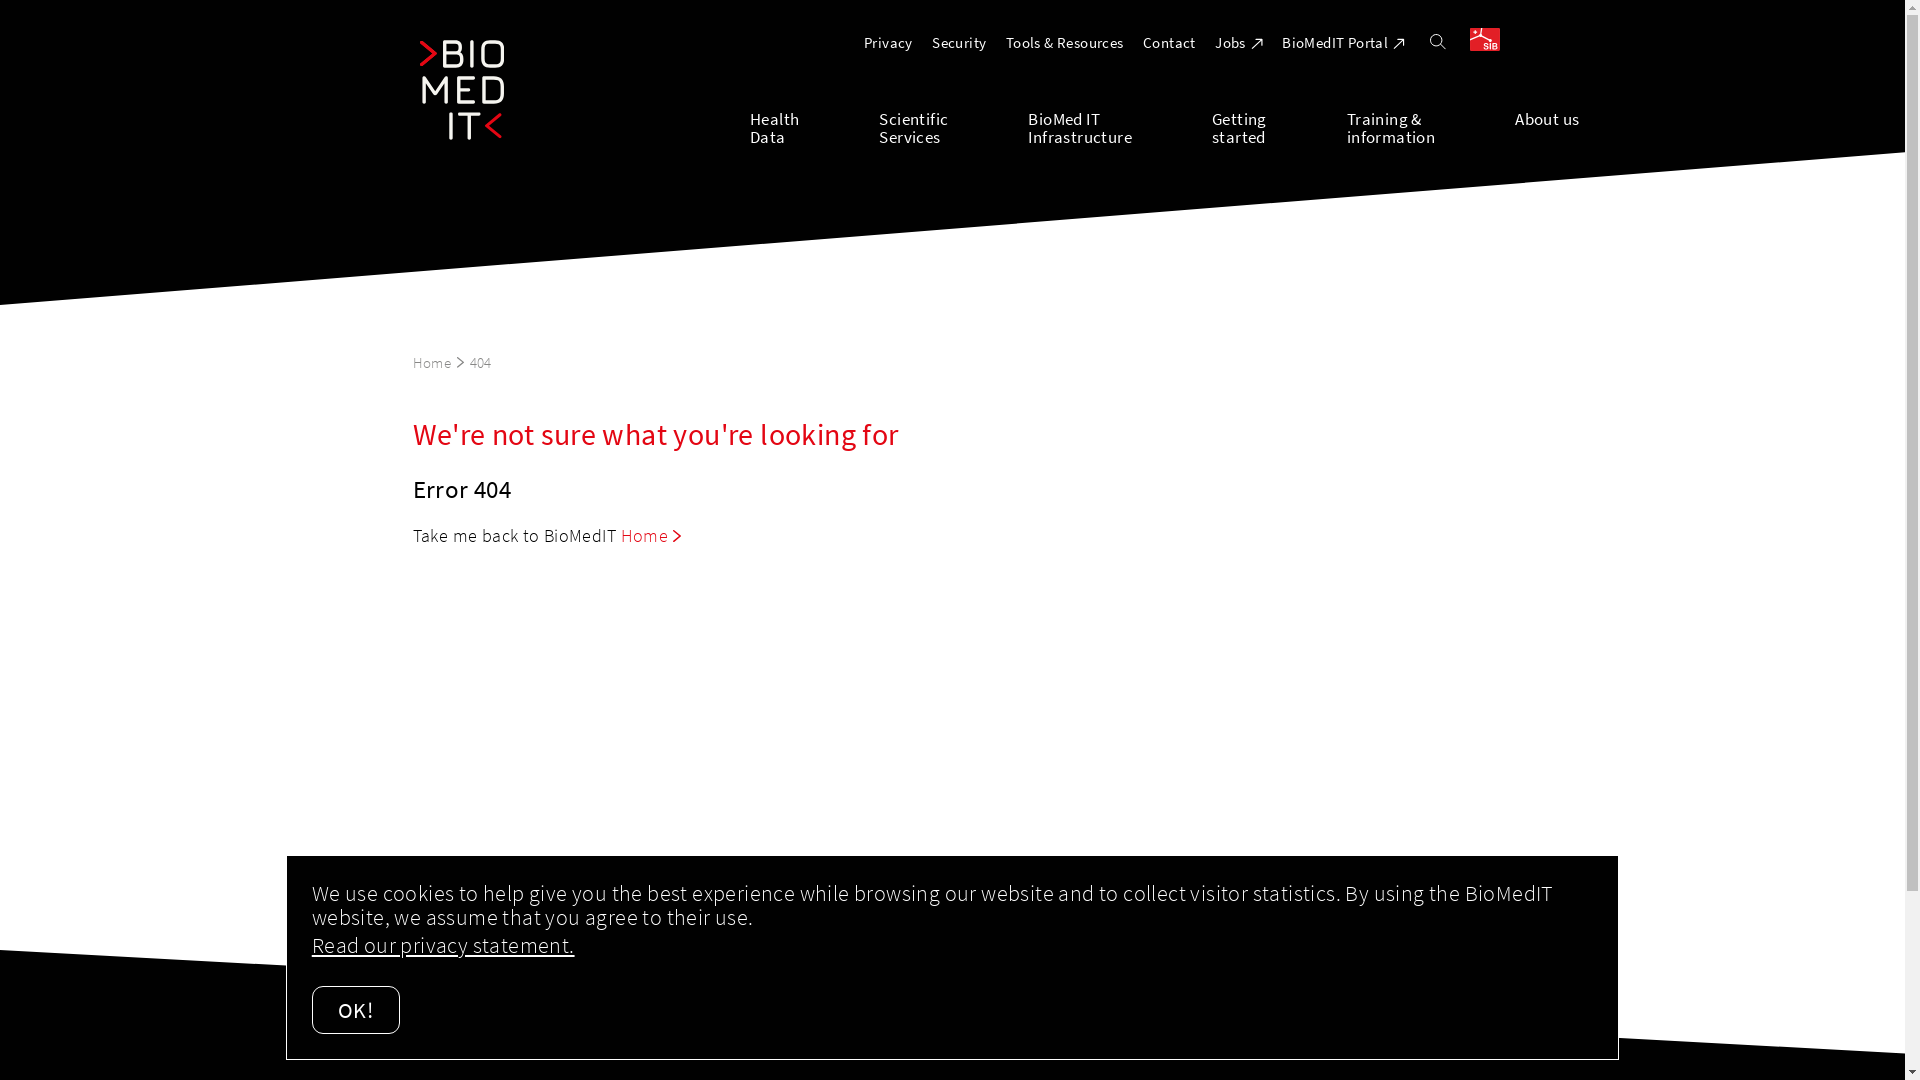 Image resolution: width=1920 pixels, height=1080 pixels. Describe the element at coordinates (1064, 42) in the screenshot. I see `'Tools & Resources'` at that location.